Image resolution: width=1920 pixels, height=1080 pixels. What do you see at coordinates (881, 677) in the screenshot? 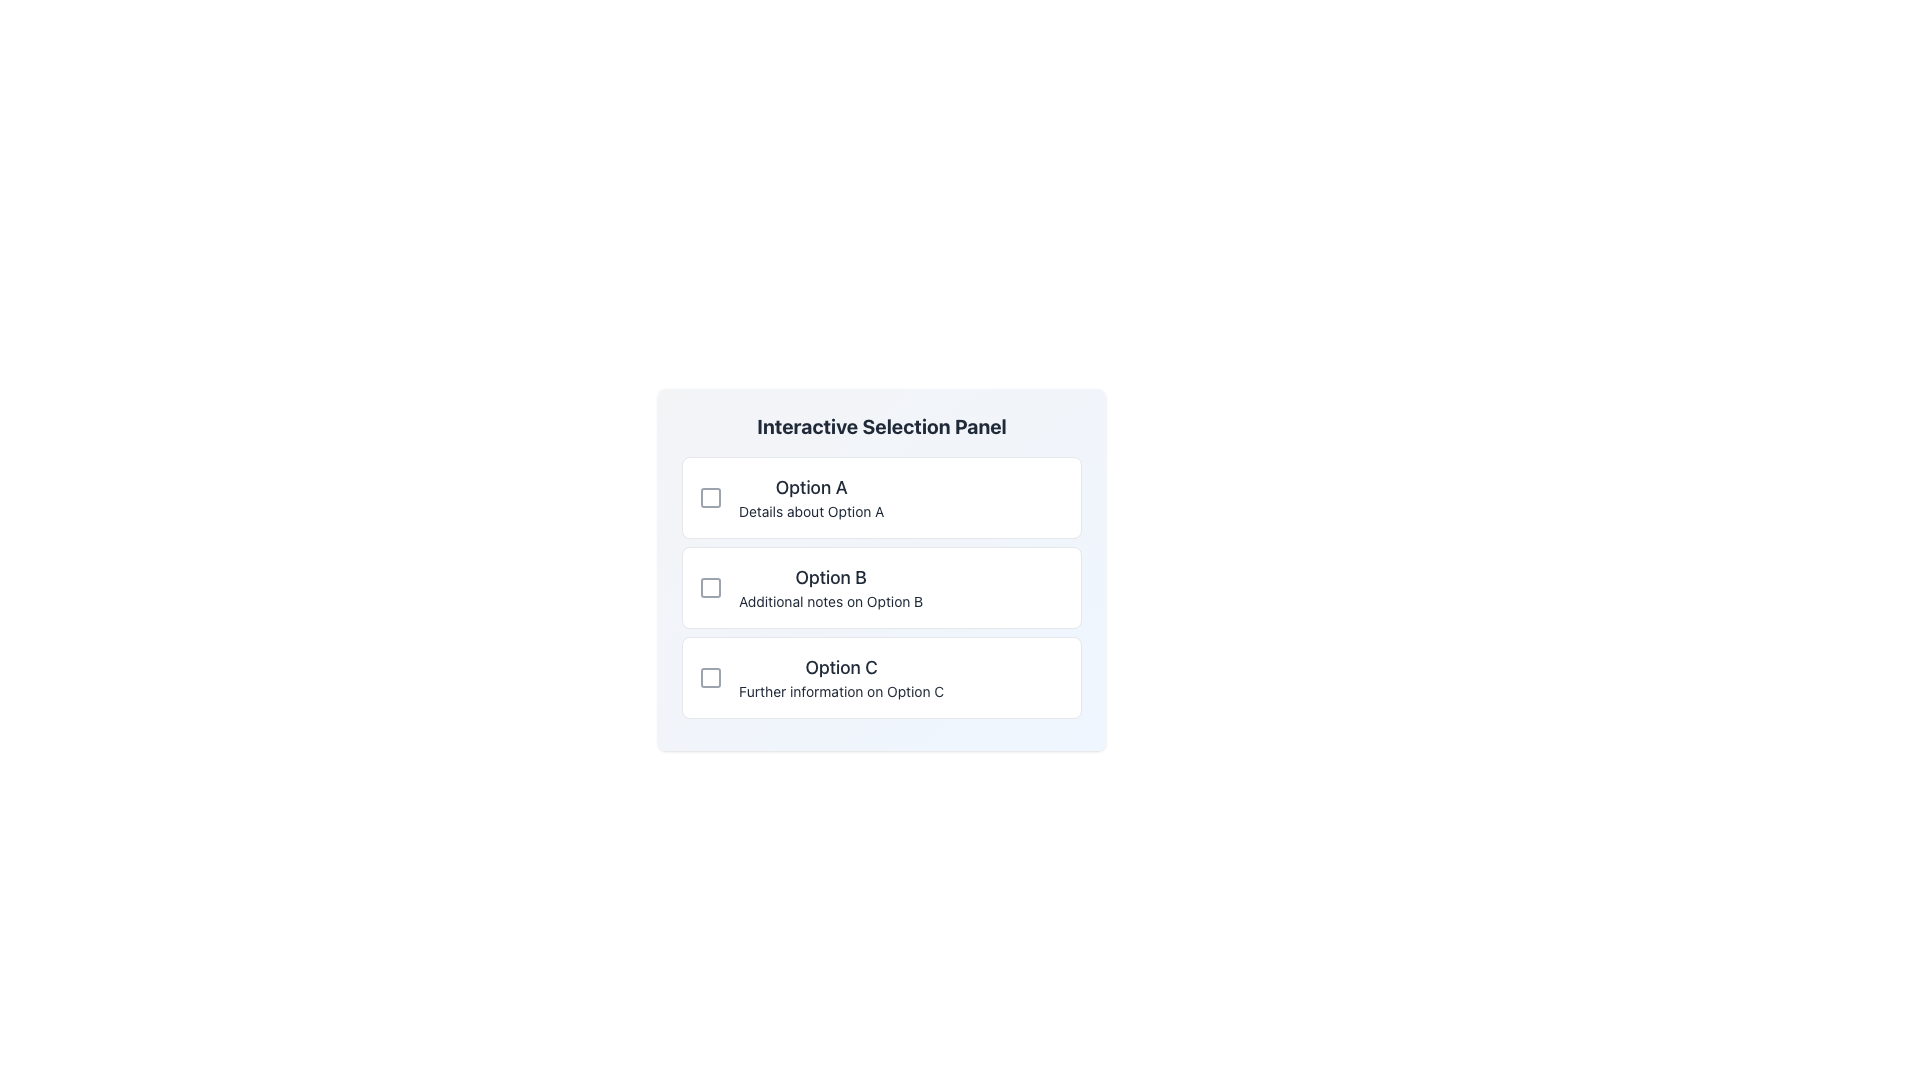
I see `the checkbox of the third selectable option item located between 'Option B' and the bottom edge of the panel` at bounding box center [881, 677].